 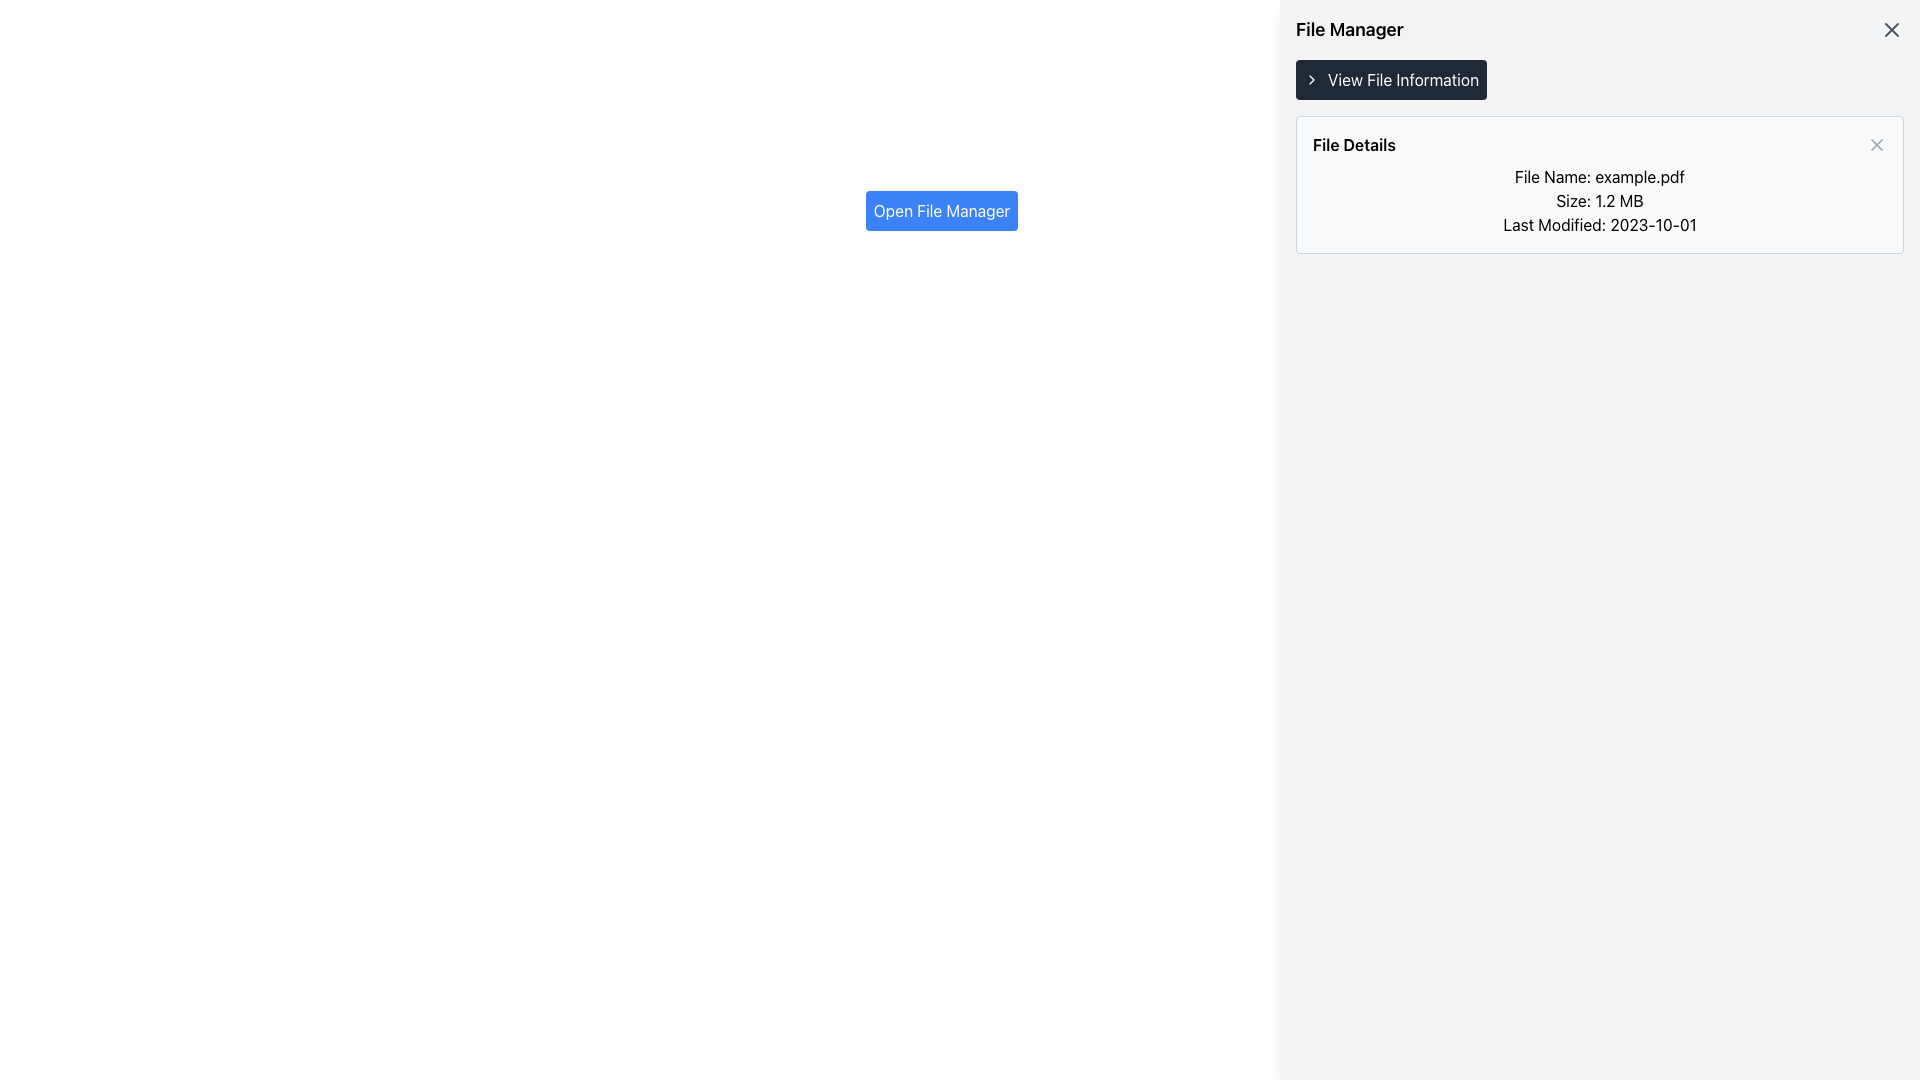 I want to click on the 'View File Information' button, which is a rectangular button with a dark gray background and white text, located in the right-side panel under the header 'File Manager', so click(x=1390, y=79).